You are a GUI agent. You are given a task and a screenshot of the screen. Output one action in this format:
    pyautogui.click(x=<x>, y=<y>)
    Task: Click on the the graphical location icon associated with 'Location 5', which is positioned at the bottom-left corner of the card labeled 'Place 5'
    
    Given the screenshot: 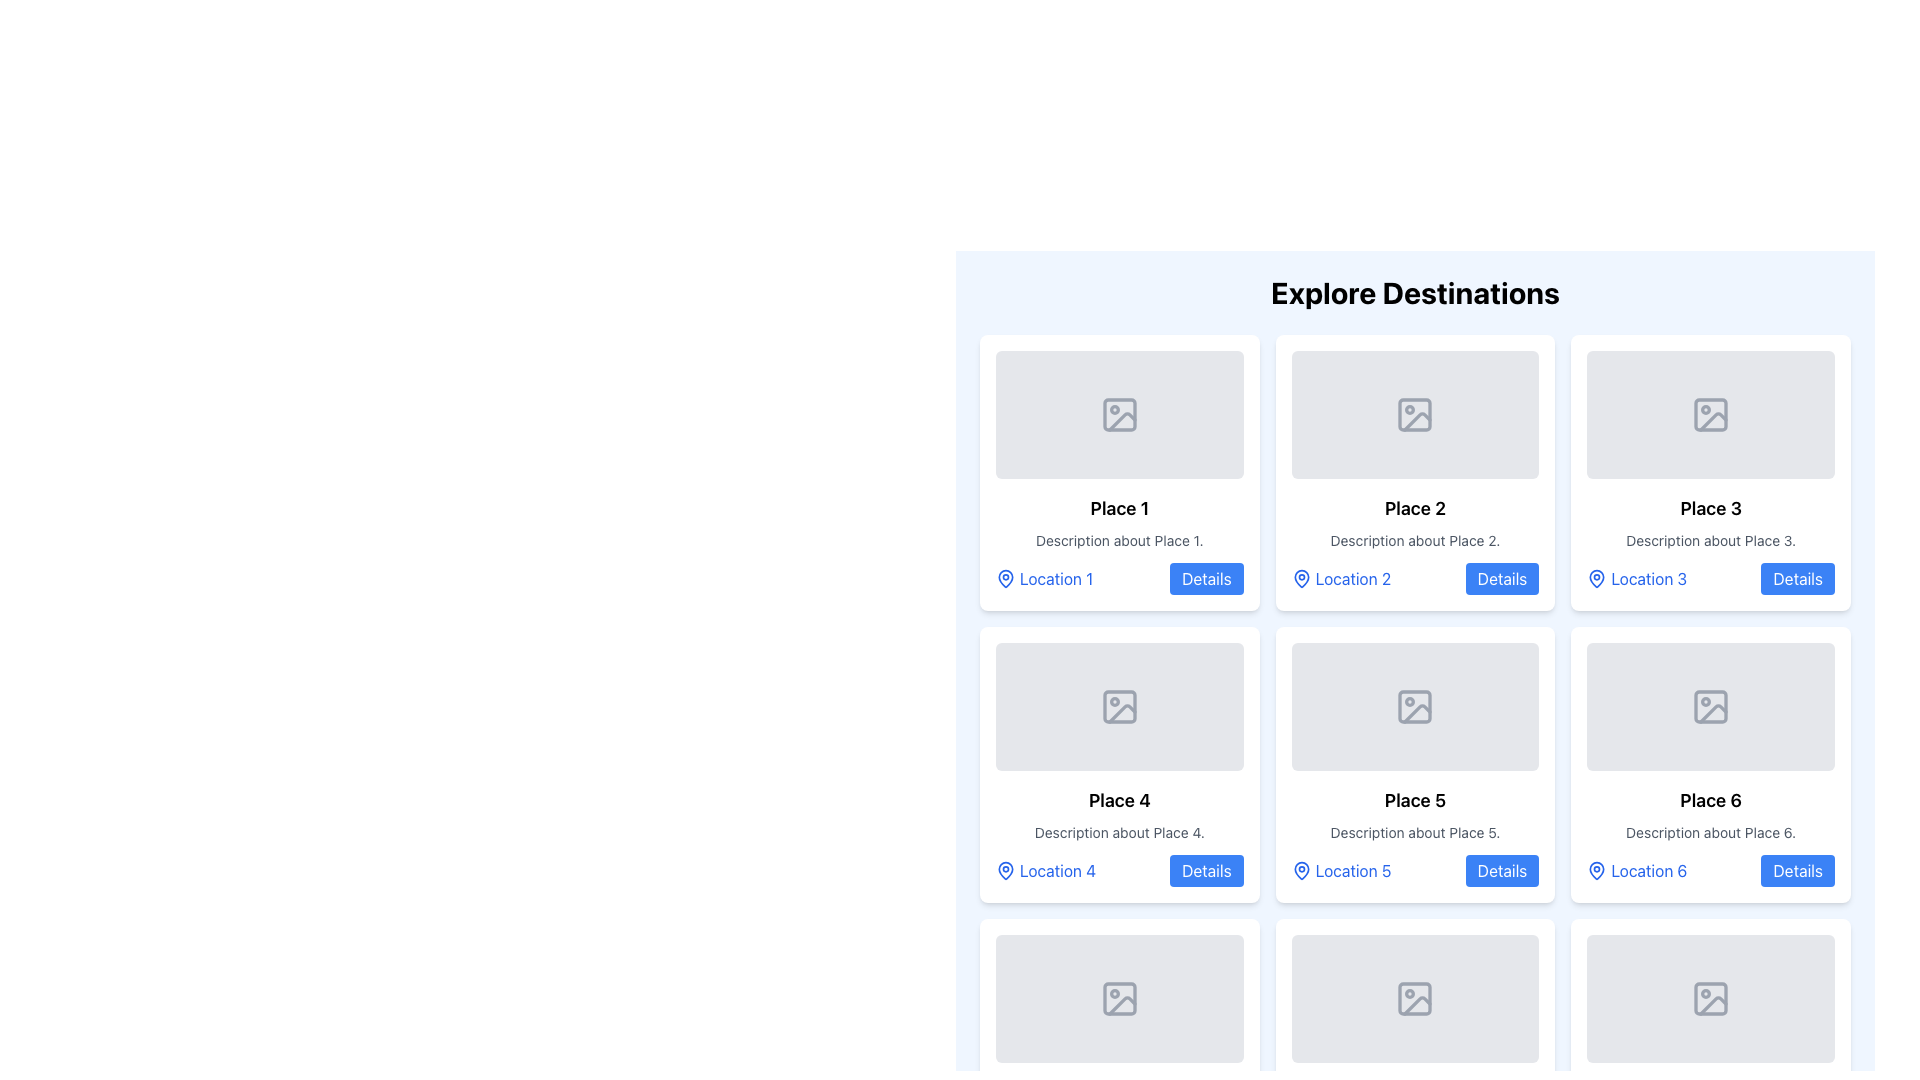 What is the action you would take?
    pyautogui.click(x=1301, y=870)
    